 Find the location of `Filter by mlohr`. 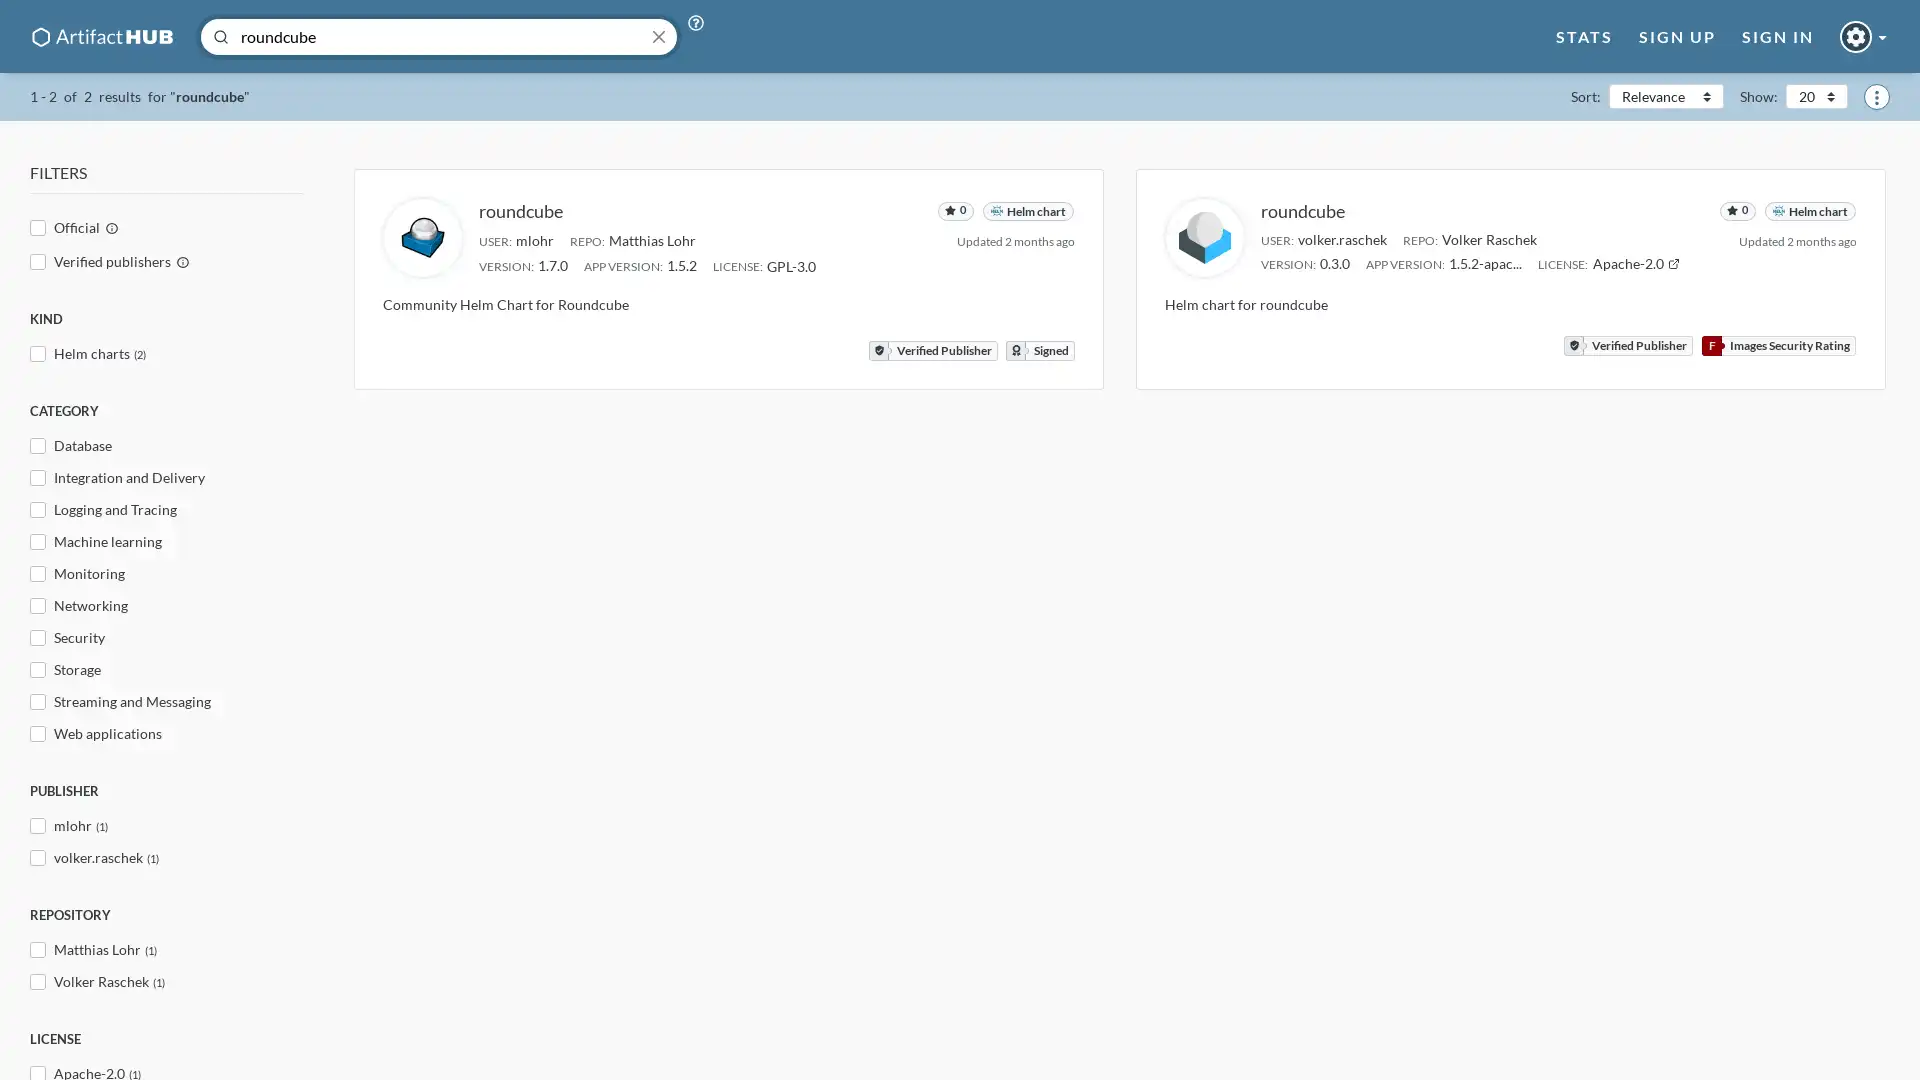

Filter by mlohr is located at coordinates (534, 238).